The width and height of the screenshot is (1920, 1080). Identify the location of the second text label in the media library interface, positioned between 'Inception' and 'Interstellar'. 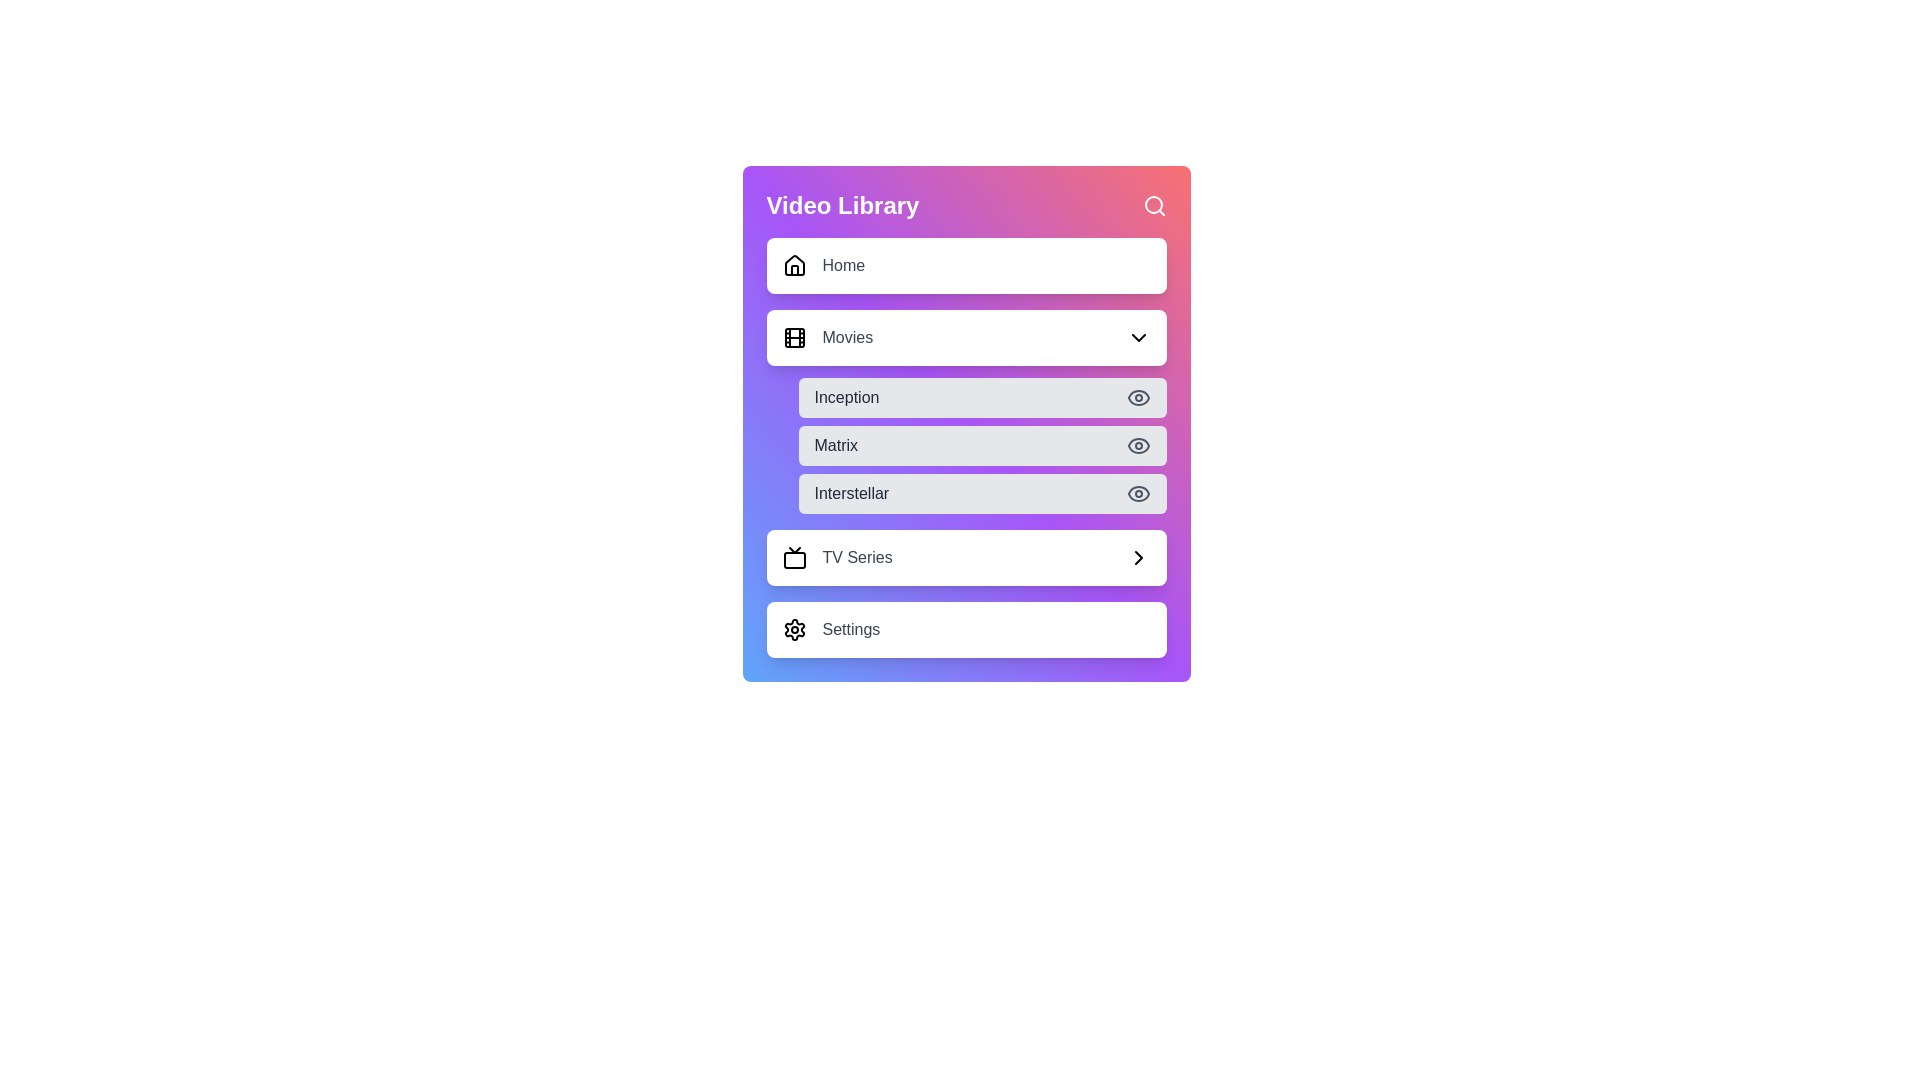
(836, 445).